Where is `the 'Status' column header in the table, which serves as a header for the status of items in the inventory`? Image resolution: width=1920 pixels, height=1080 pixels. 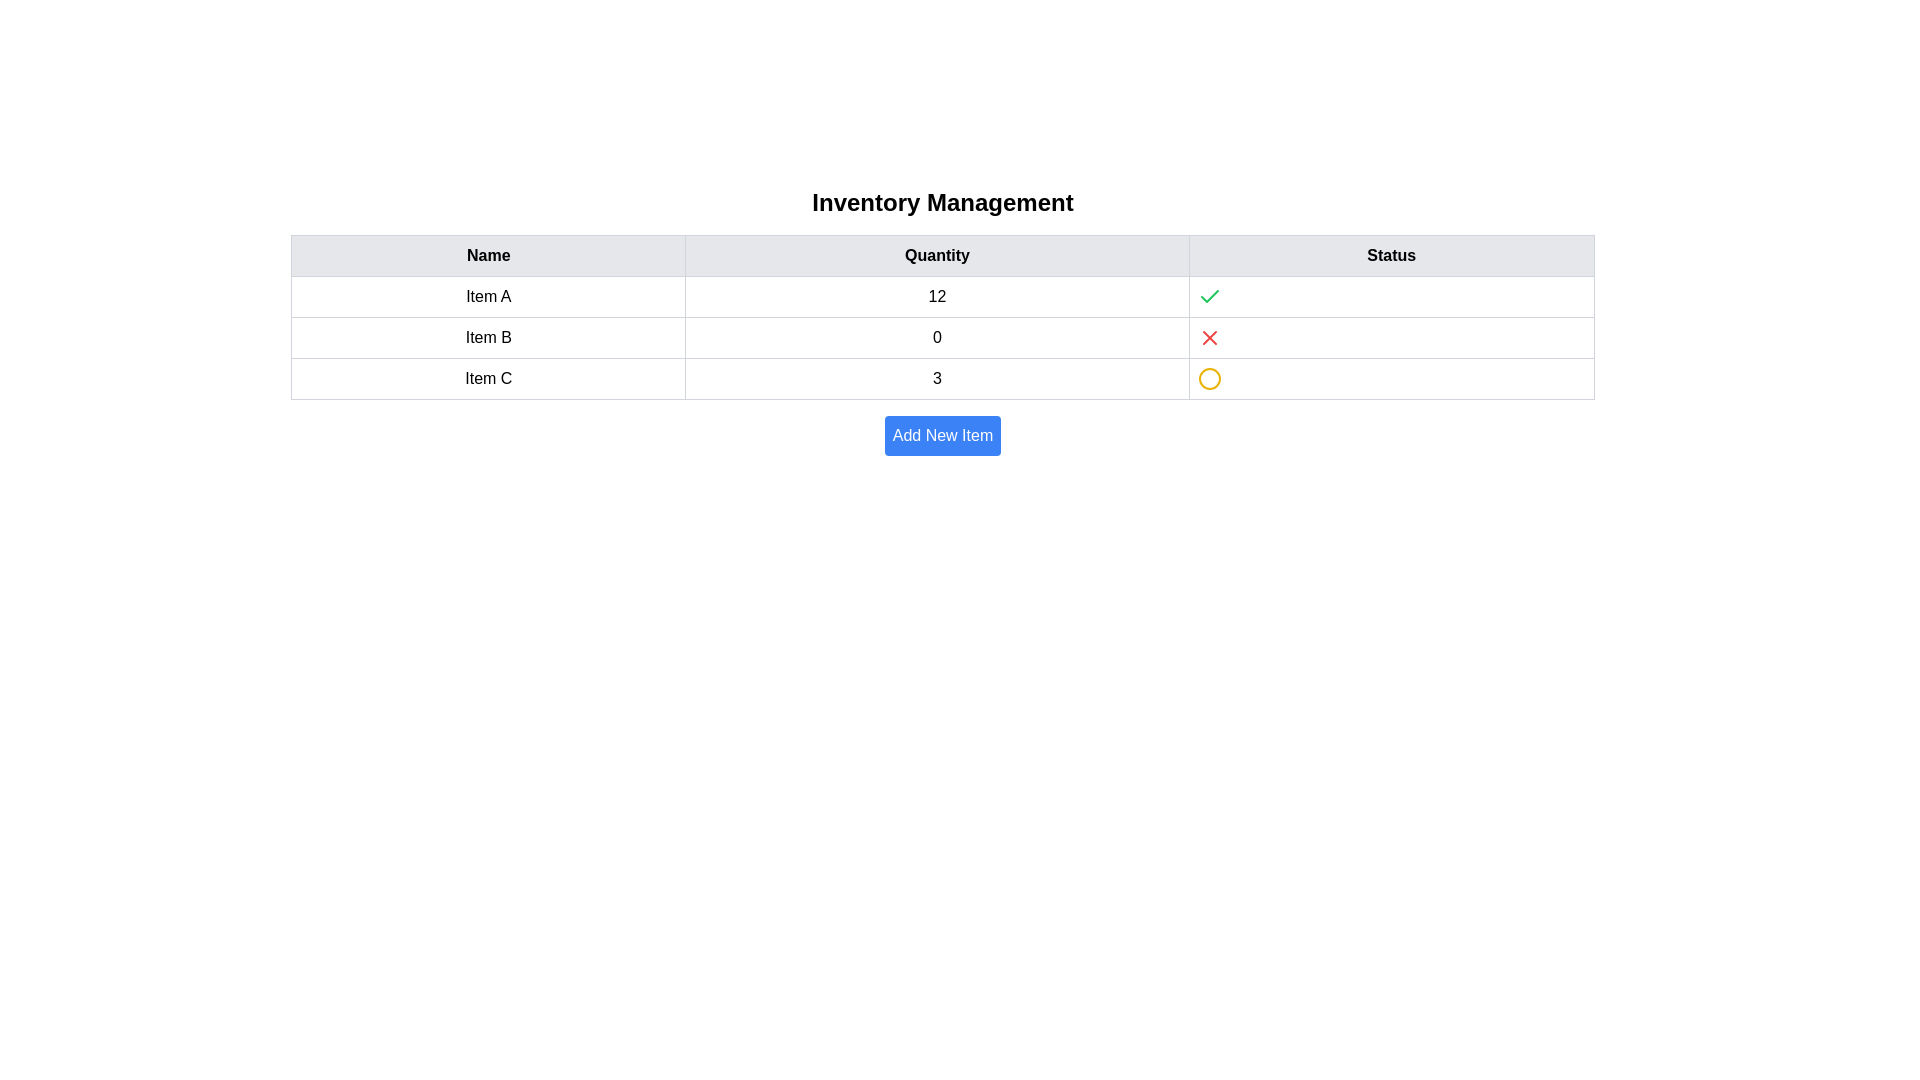
the 'Status' column header in the table, which serves as a header for the status of items in the inventory is located at coordinates (1390, 254).